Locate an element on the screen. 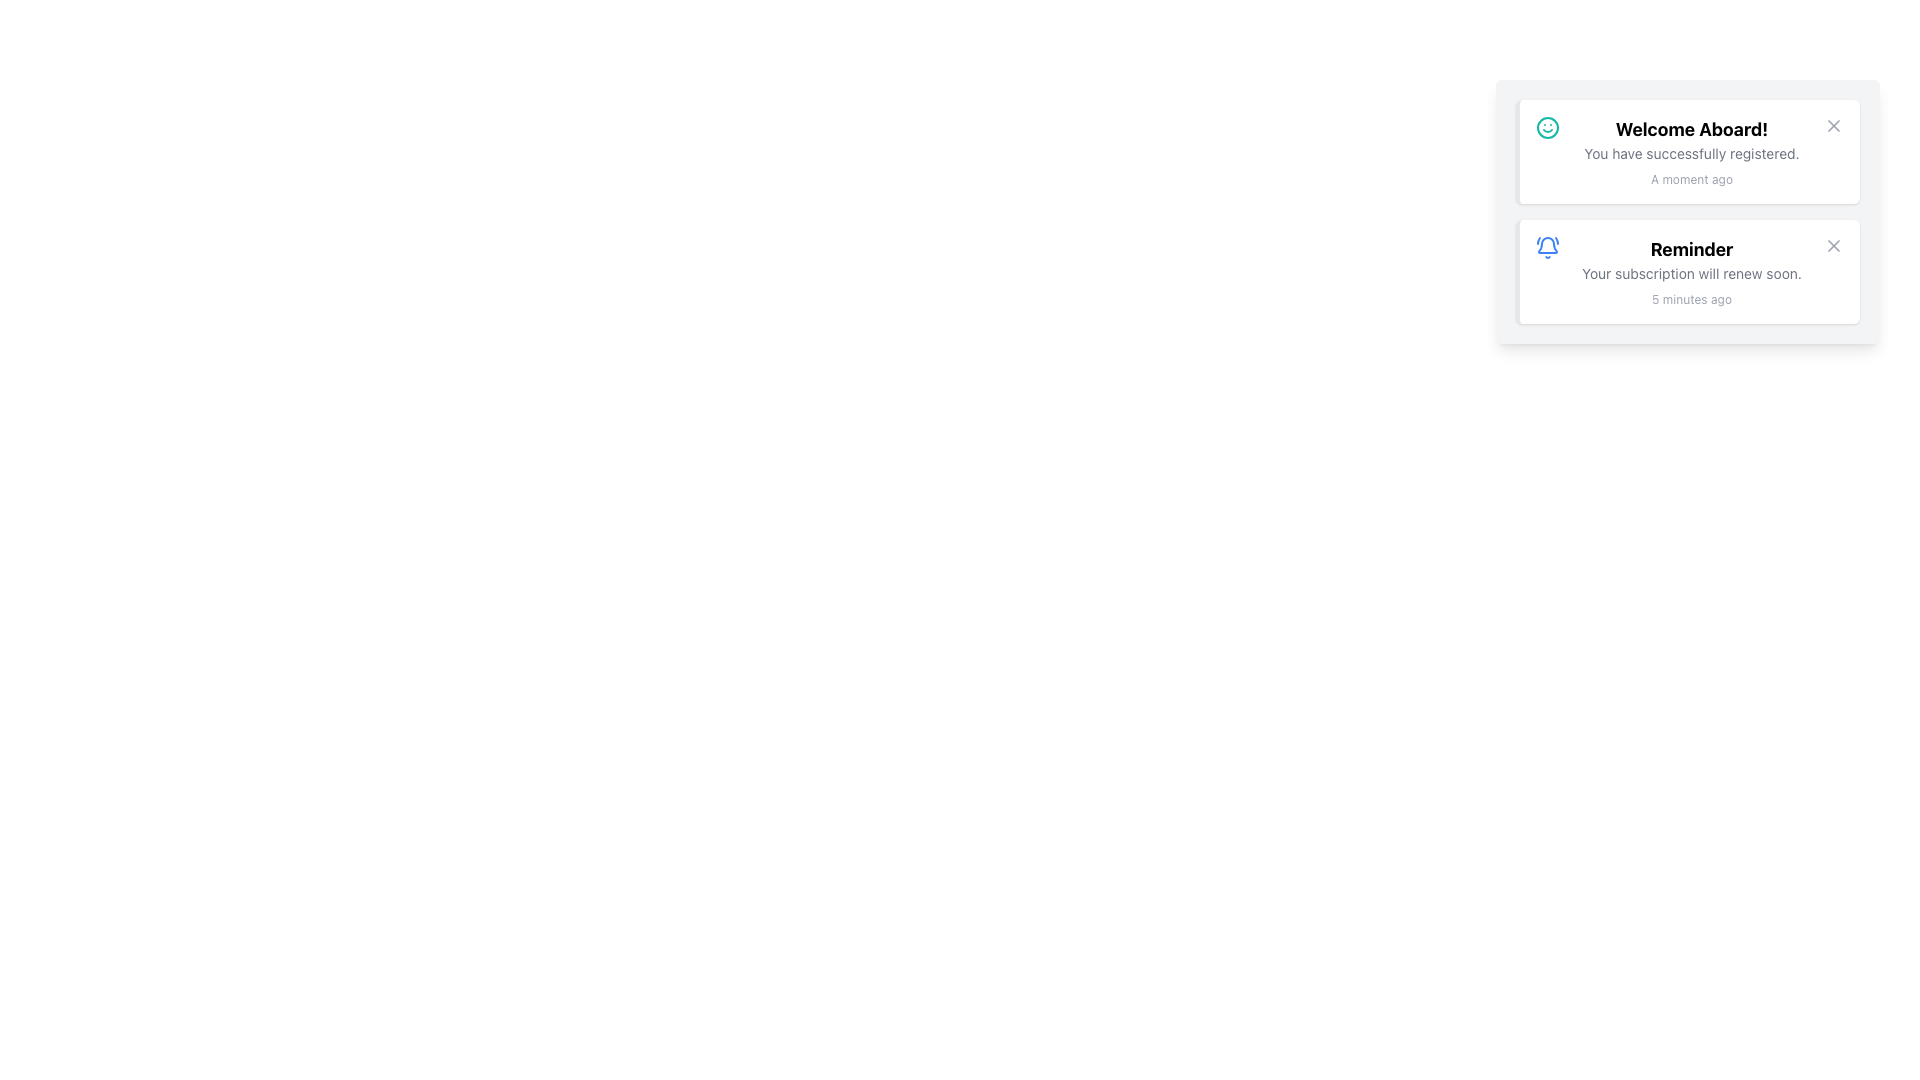 The width and height of the screenshot is (1920, 1080). the Icon Button located at the top-right corner of the 'Welcome Aboard!' notification is located at coordinates (1833, 126).